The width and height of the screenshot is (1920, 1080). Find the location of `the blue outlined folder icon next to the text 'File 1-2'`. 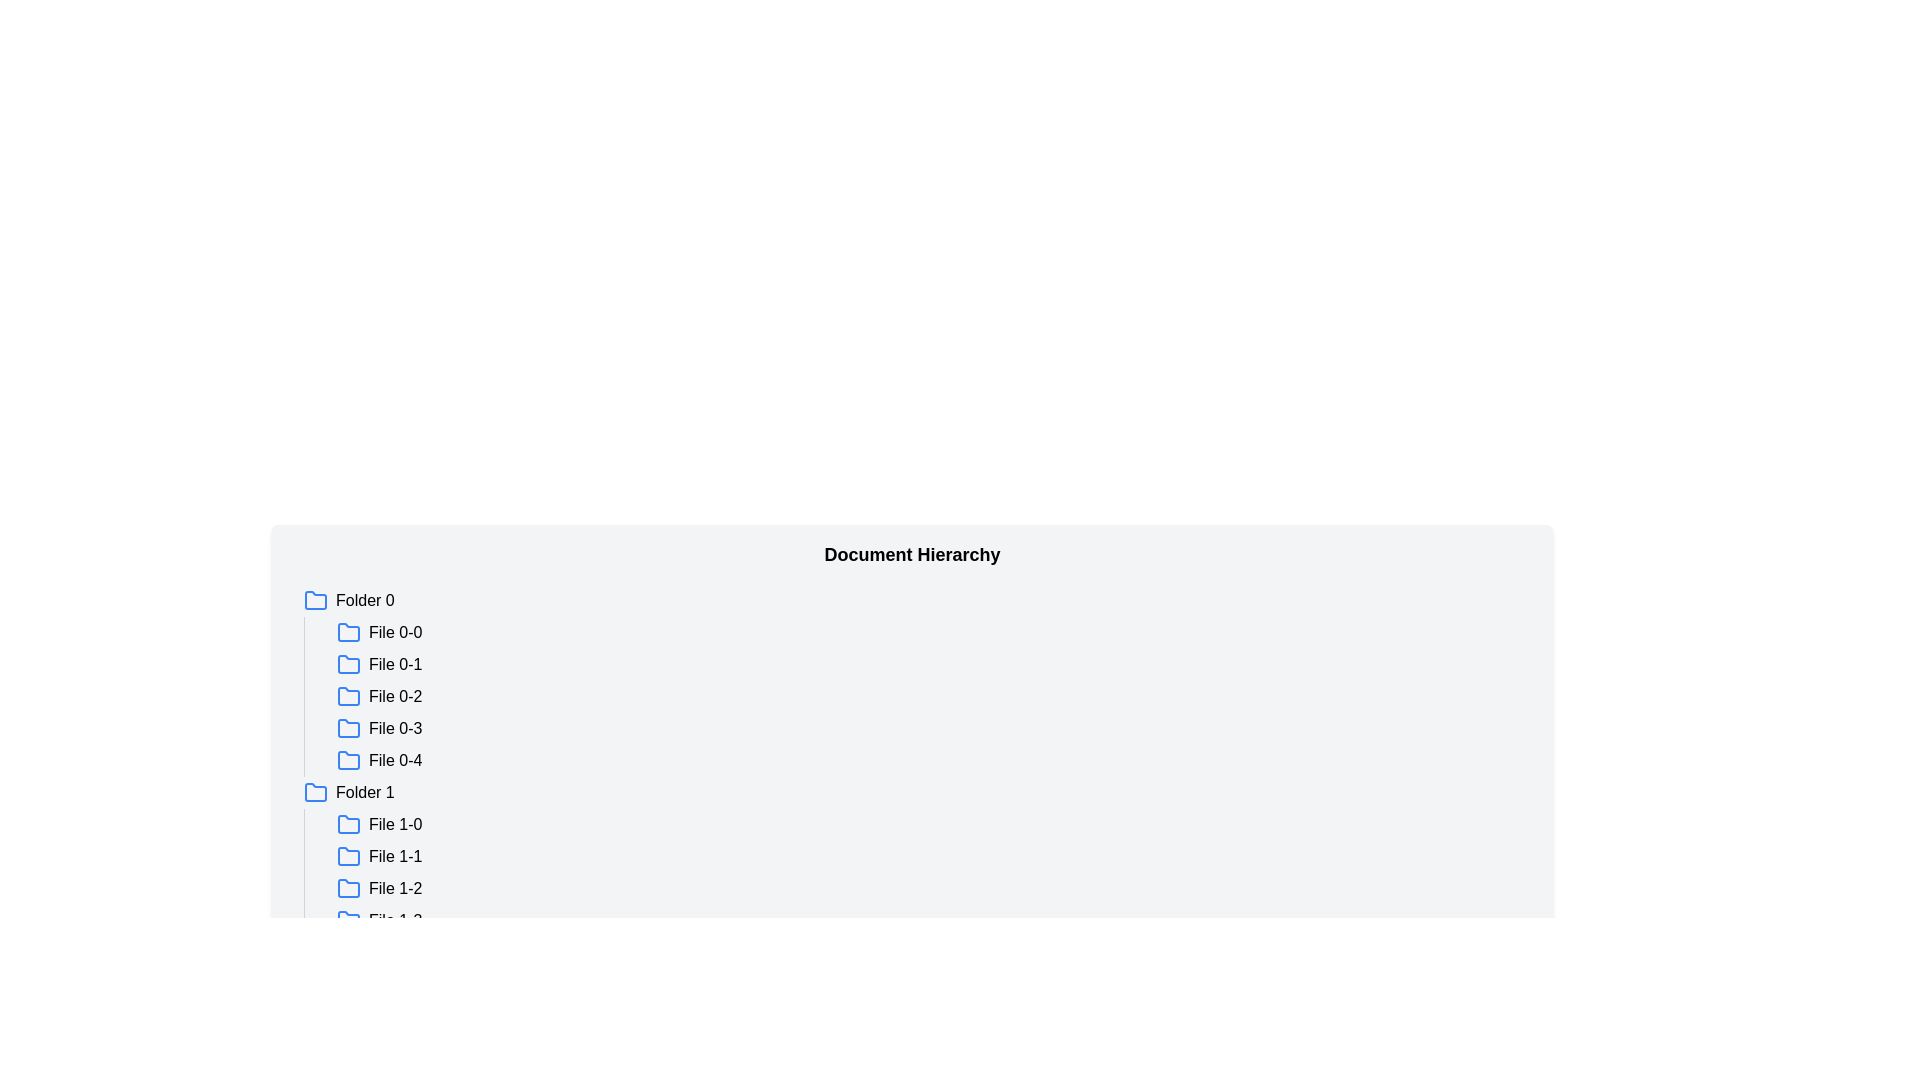

the blue outlined folder icon next to the text 'File 1-2' is located at coordinates (349, 886).